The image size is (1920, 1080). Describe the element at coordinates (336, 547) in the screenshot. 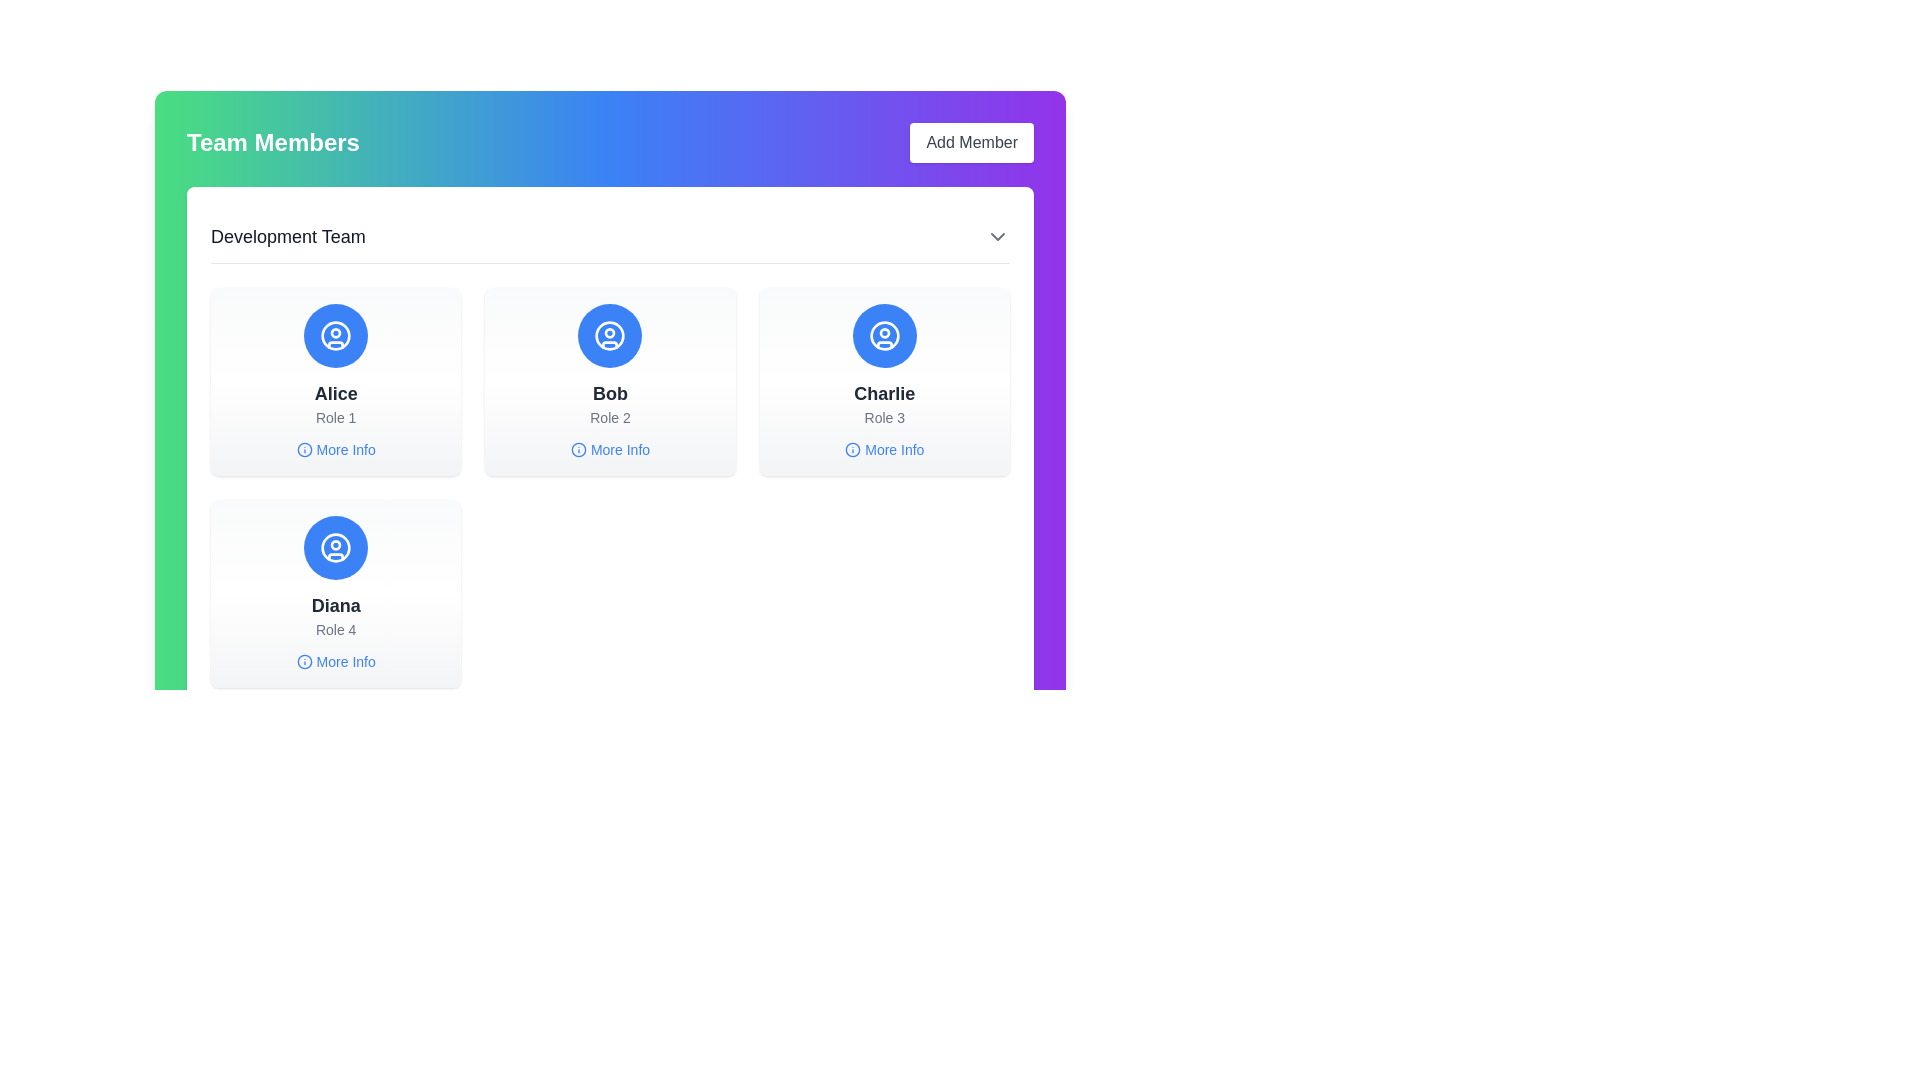

I see `the circular blue user icon with a white head and shoulders outline, located at the top of the card titled 'Diana' in the fourth position of a team grid layout` at that location.